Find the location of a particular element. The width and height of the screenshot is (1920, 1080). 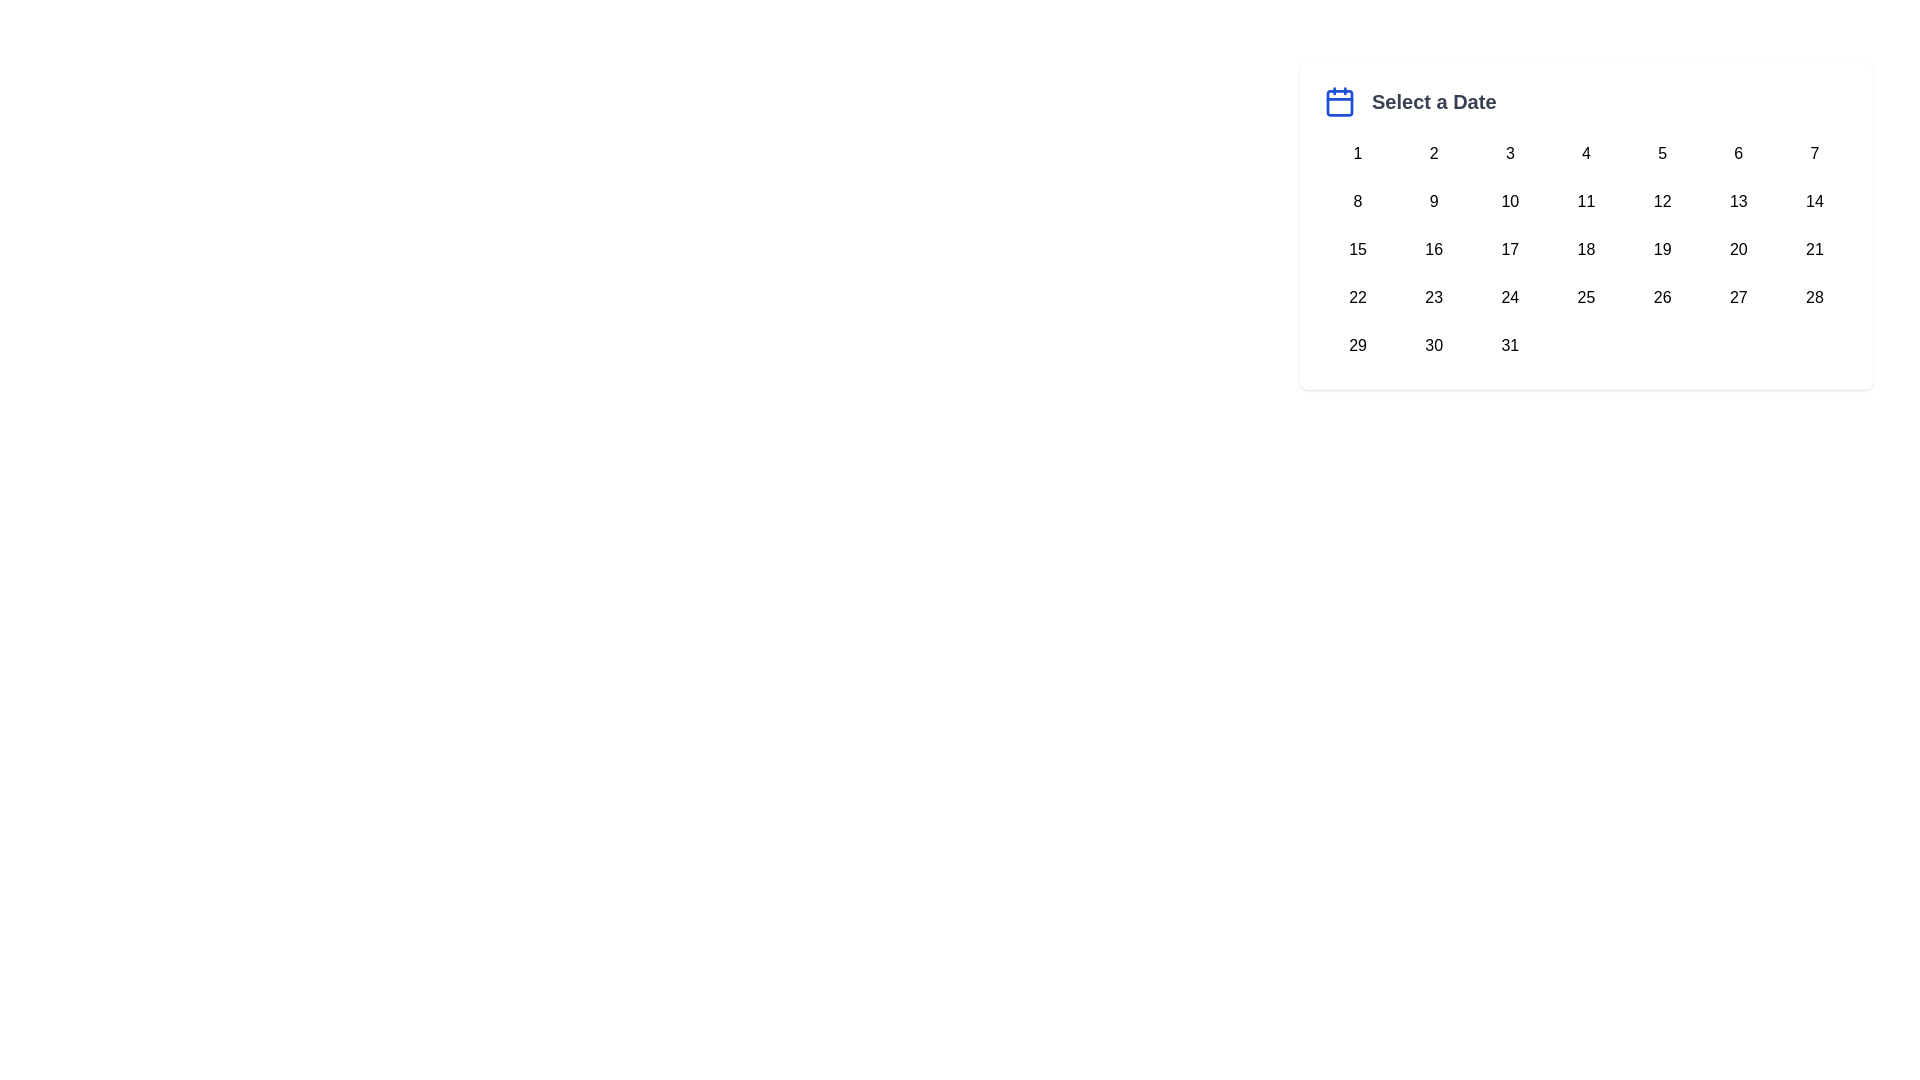

the calendar day button representing the 6th day in the calendar widget is located at coordinates (1737, 153).